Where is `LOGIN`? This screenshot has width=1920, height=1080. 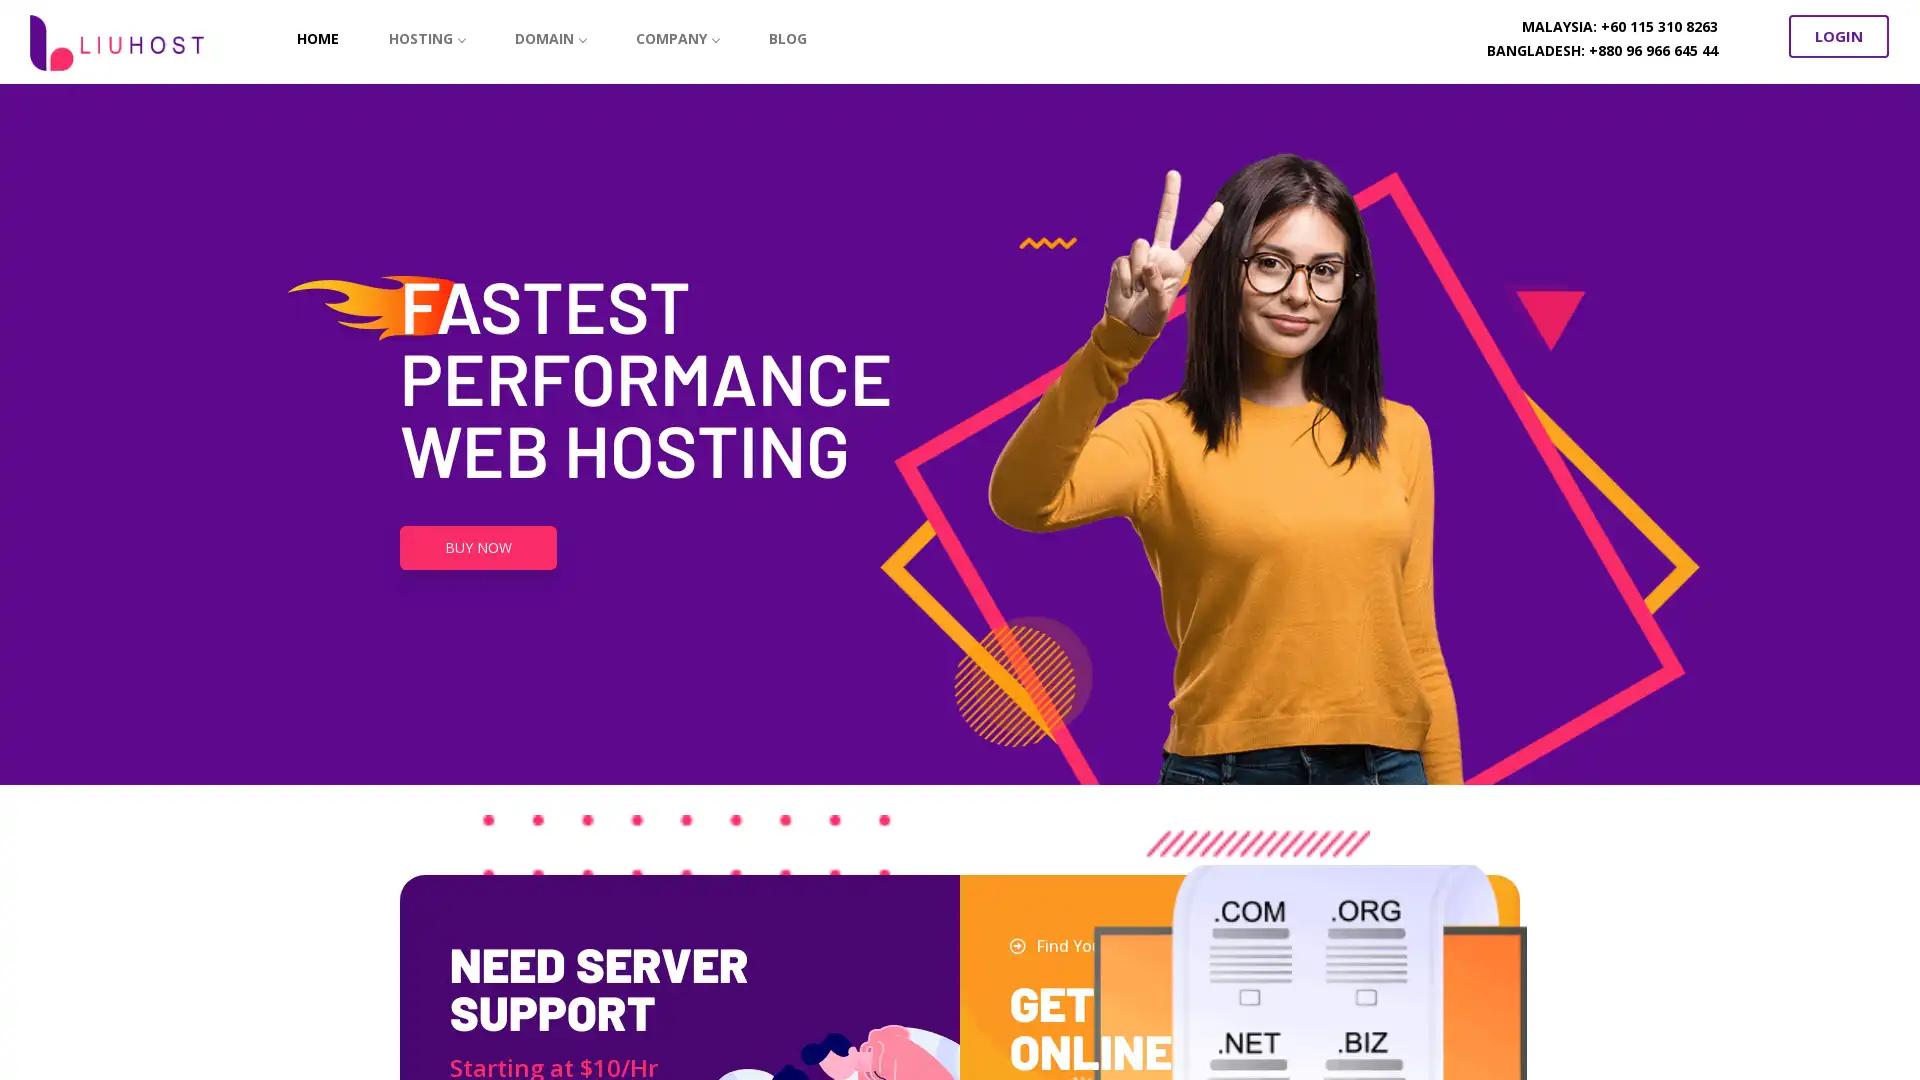 LOGIN is located at coordinates (1838, 36).